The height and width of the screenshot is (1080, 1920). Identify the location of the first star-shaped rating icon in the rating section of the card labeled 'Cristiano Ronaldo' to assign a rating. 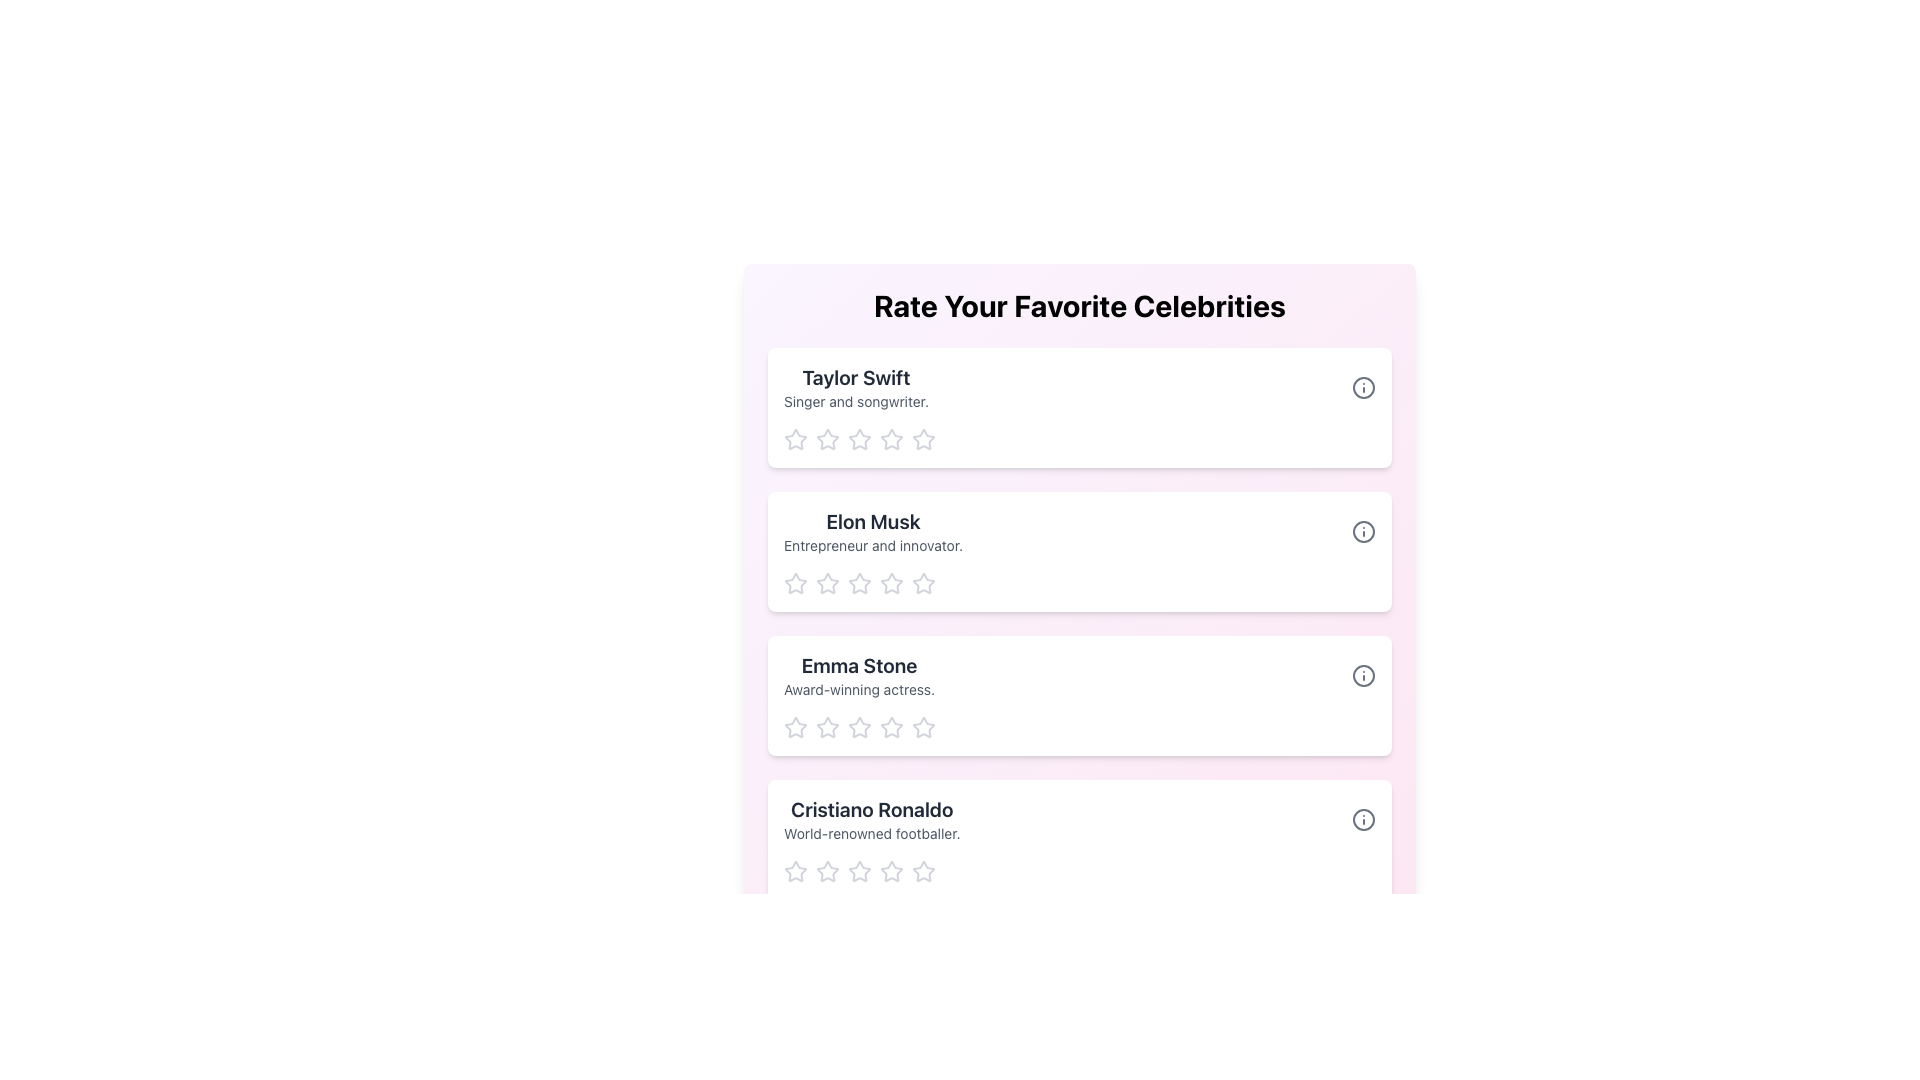
(795, 870).